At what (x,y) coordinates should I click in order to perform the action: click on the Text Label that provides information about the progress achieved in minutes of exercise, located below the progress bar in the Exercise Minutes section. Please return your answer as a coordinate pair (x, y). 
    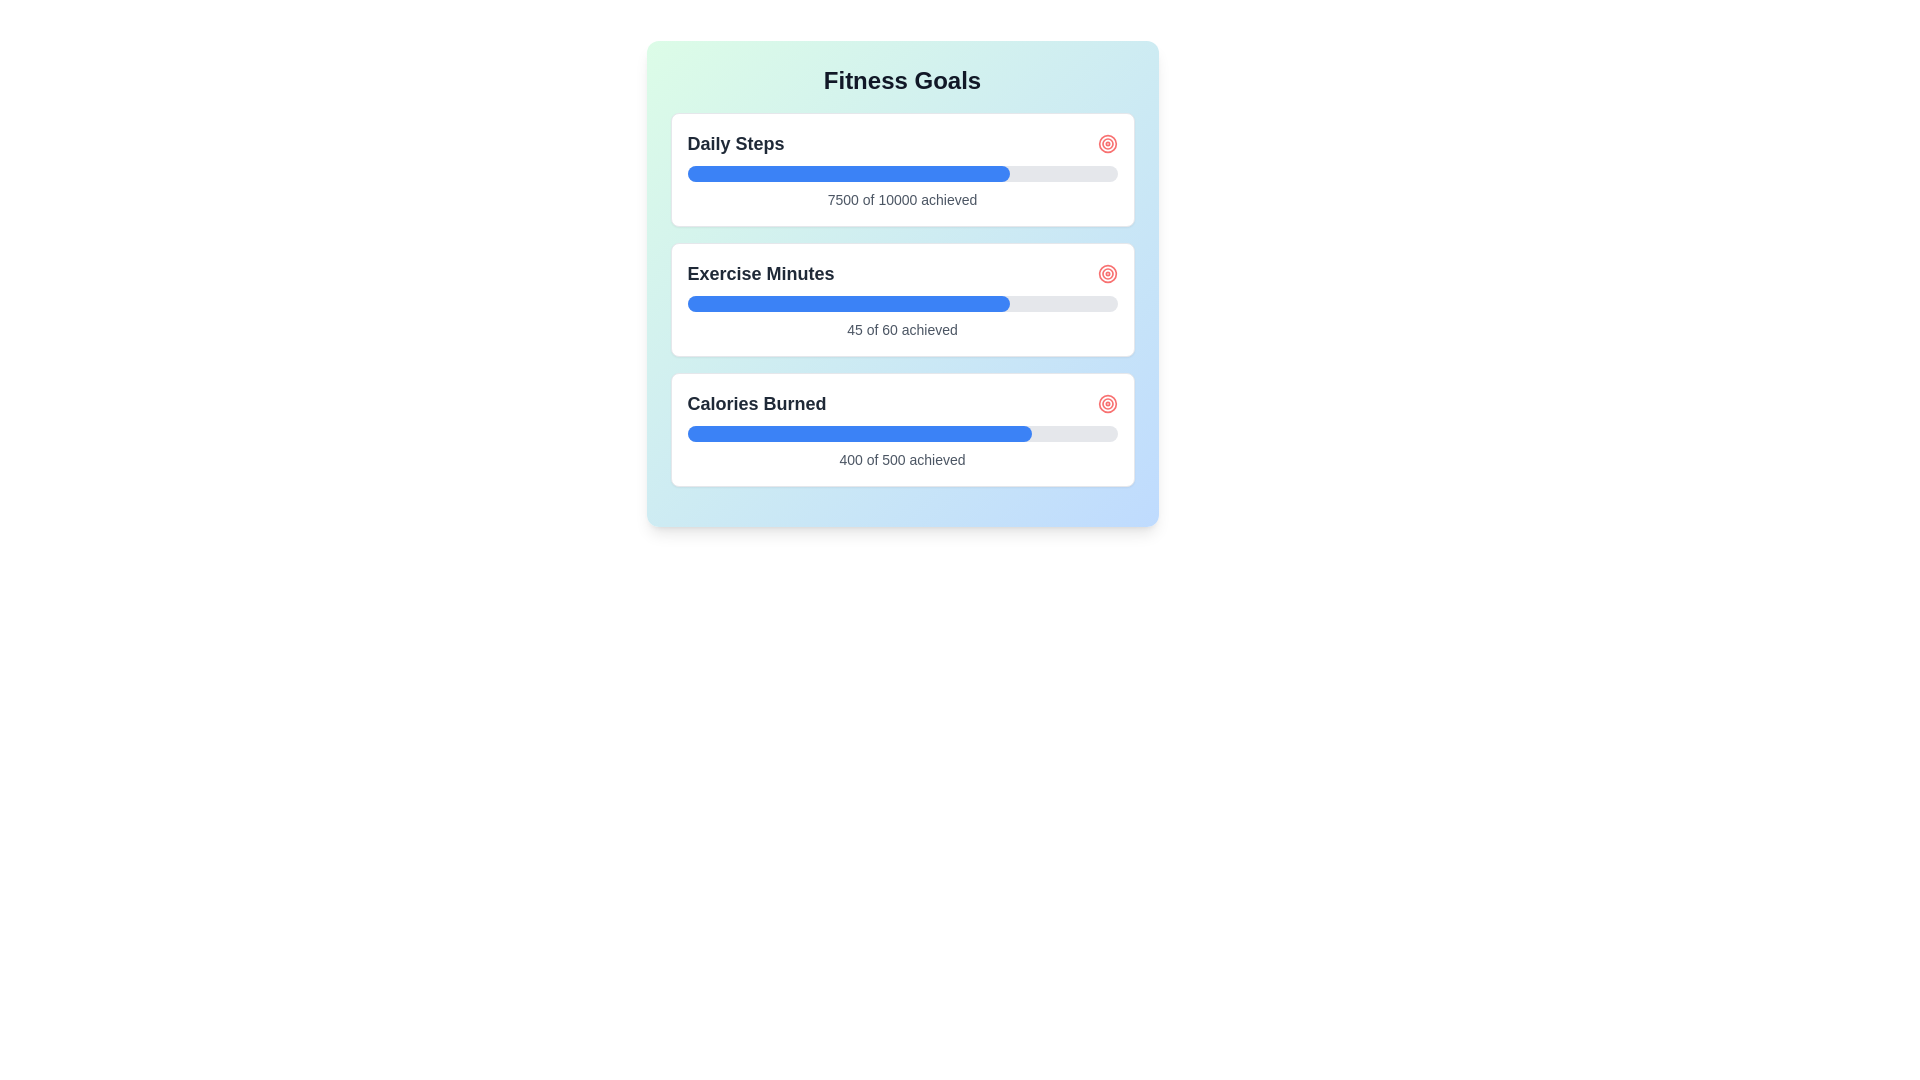
    Looking at the image, I should click on (901, 329).